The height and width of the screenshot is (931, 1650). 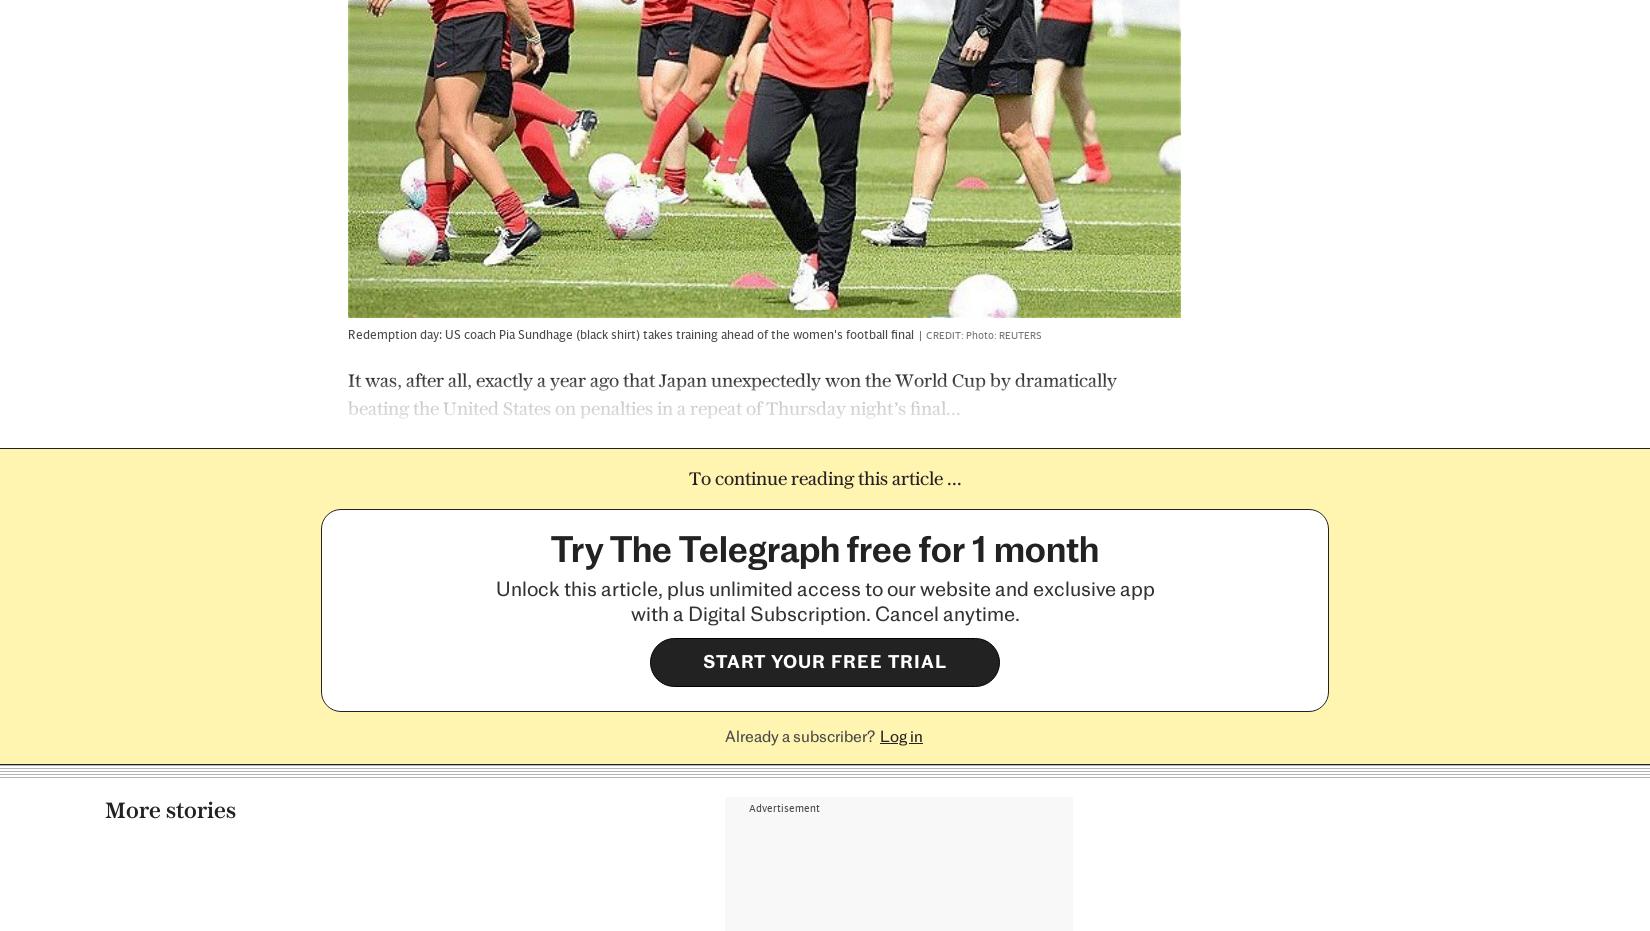 What do you see at coordinates (891, 735) in the screenshot?
I see `'Lila Randall'` at bounding box center [891, 735].